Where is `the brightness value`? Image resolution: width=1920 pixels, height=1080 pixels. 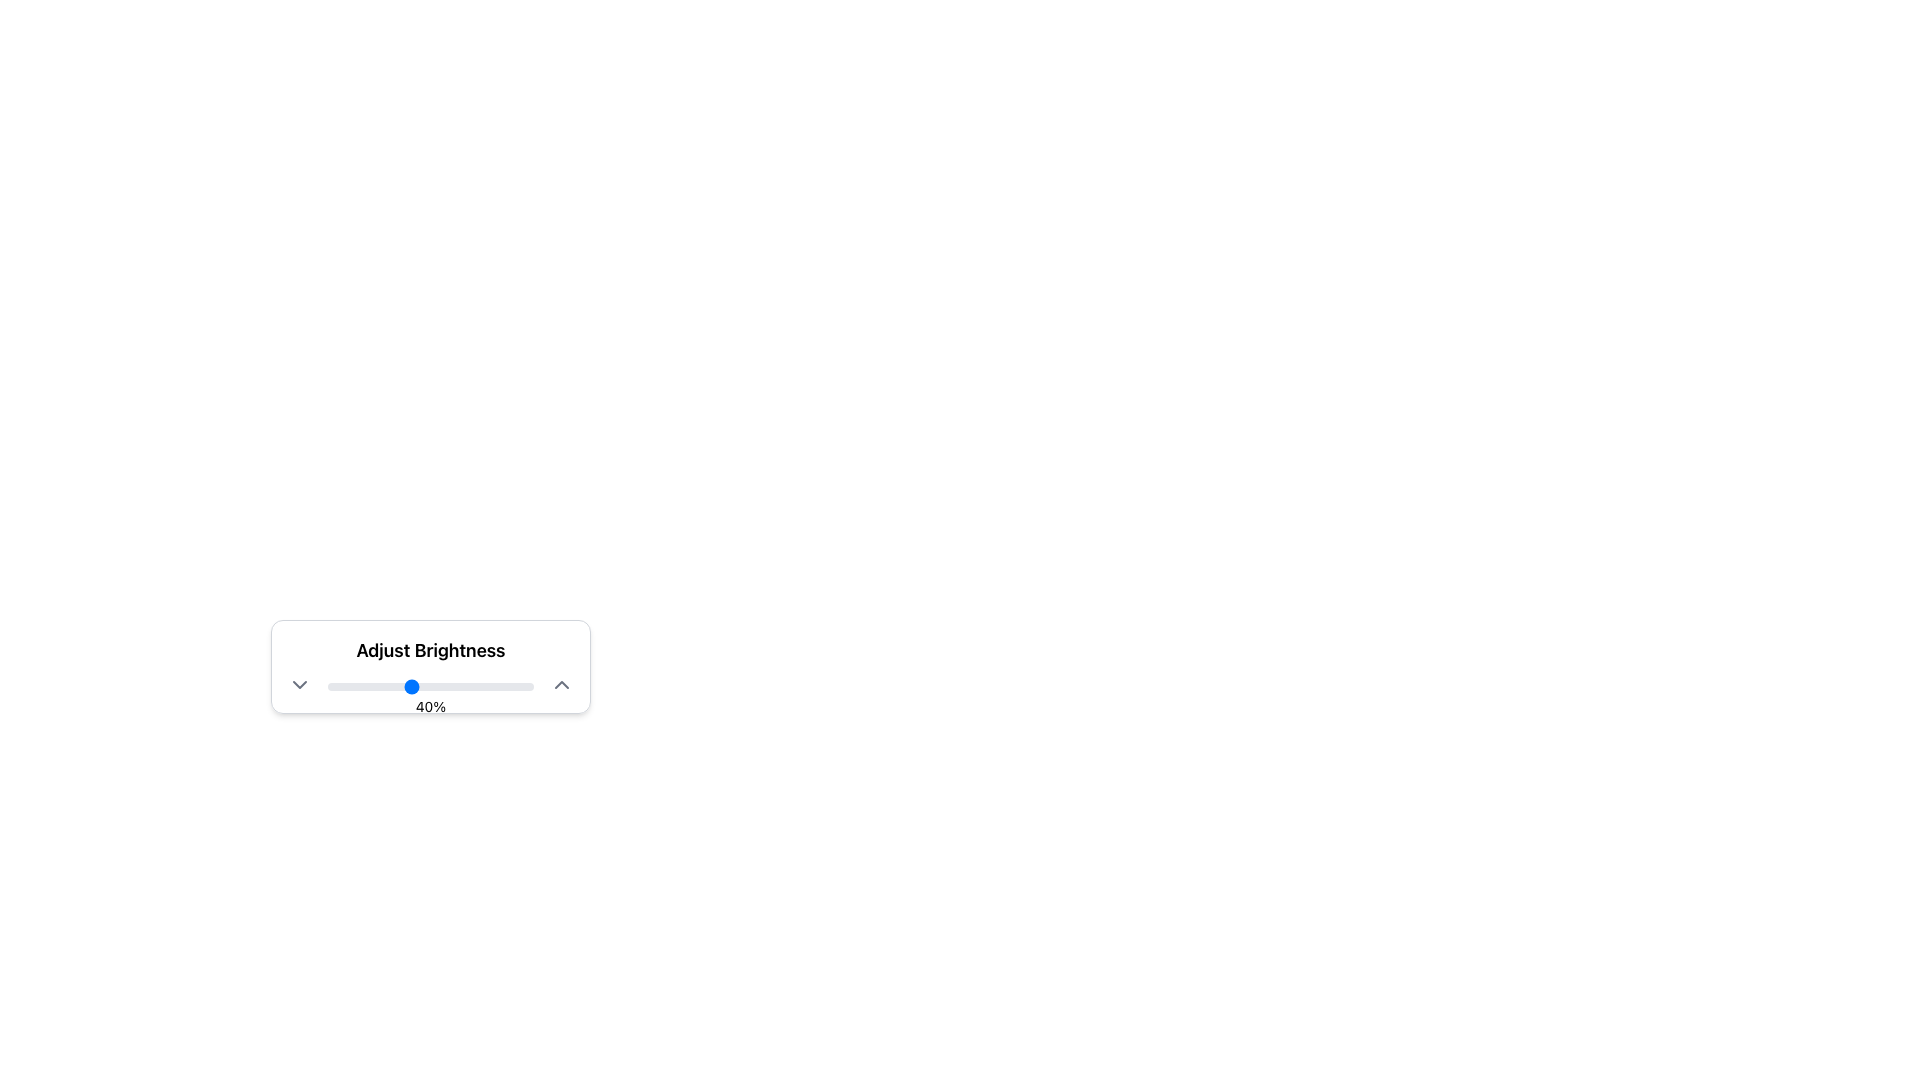 the brightness value is located at coordinates (507, 685).